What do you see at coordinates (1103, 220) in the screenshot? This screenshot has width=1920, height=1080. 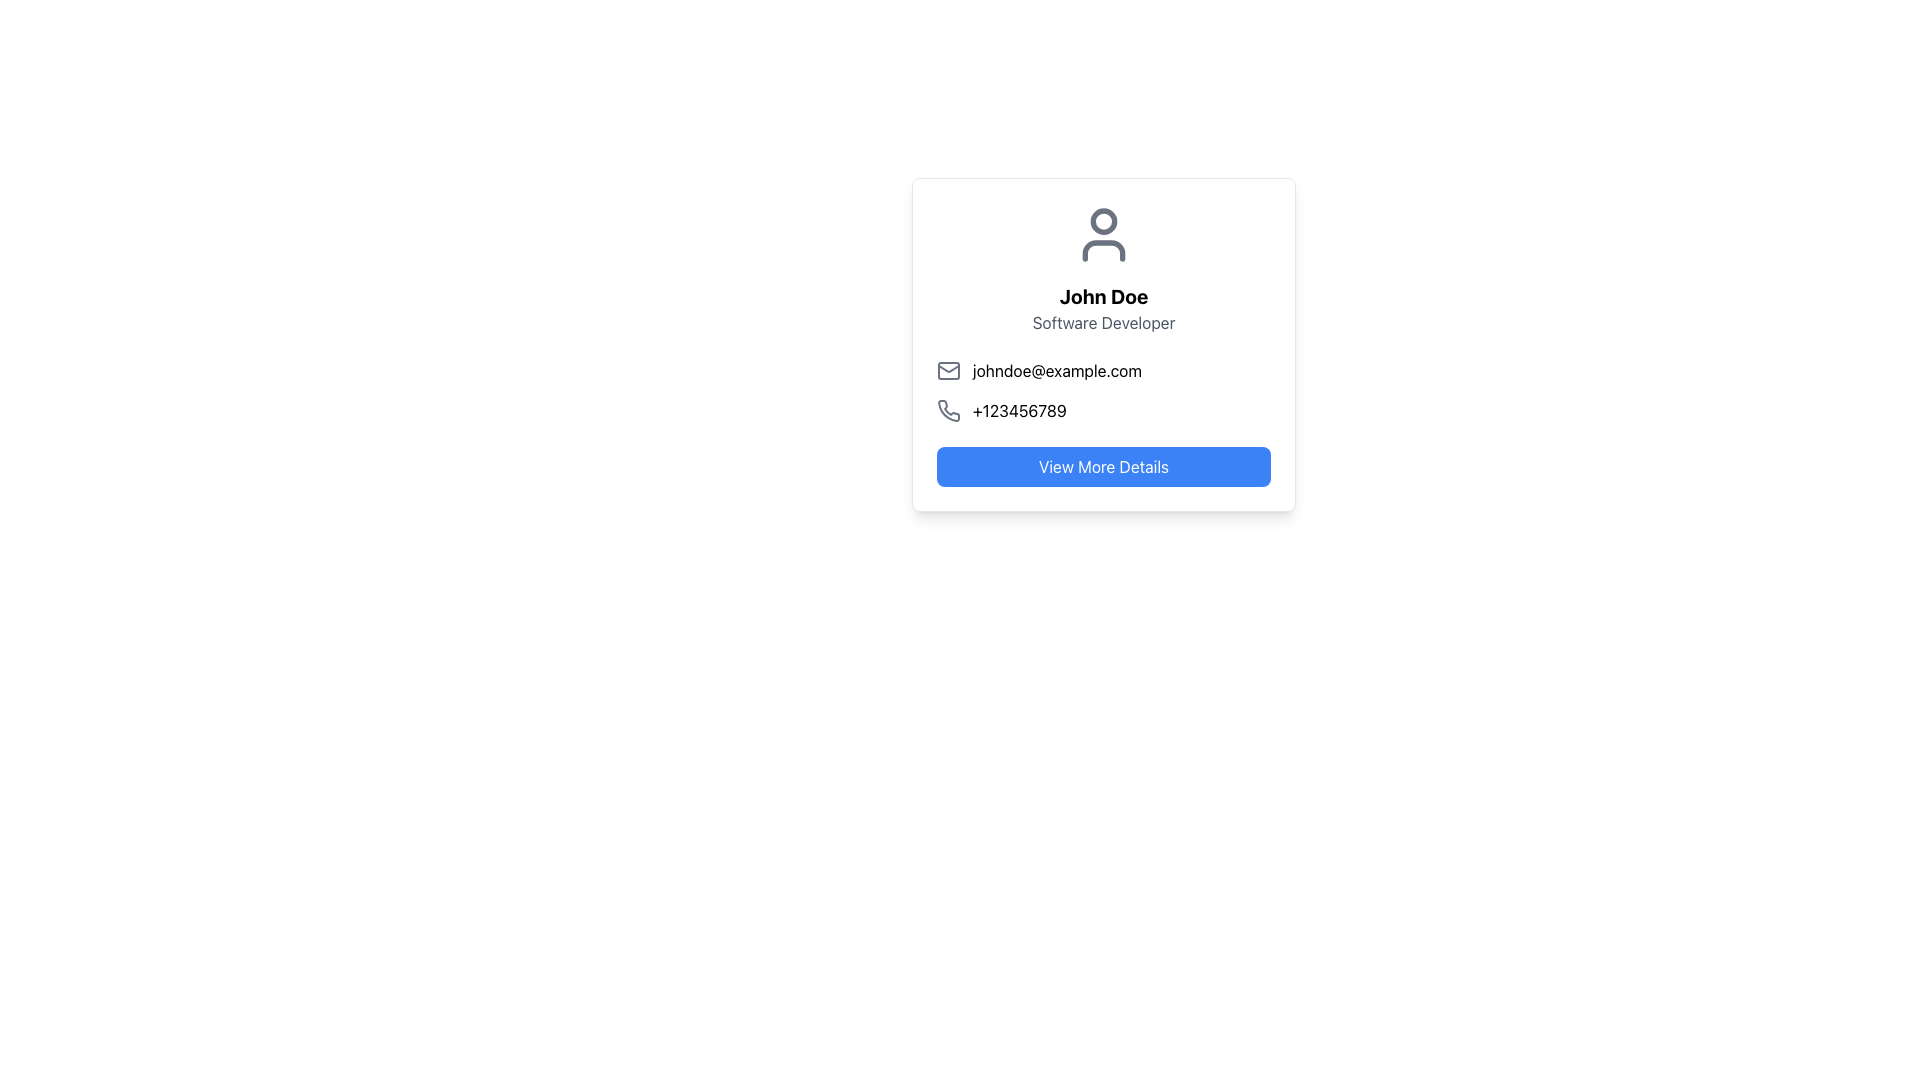 I see `the circular element that represents the user's head in the avatar icon located at the top of the contact card layout` at bounding box center [1103, 220].